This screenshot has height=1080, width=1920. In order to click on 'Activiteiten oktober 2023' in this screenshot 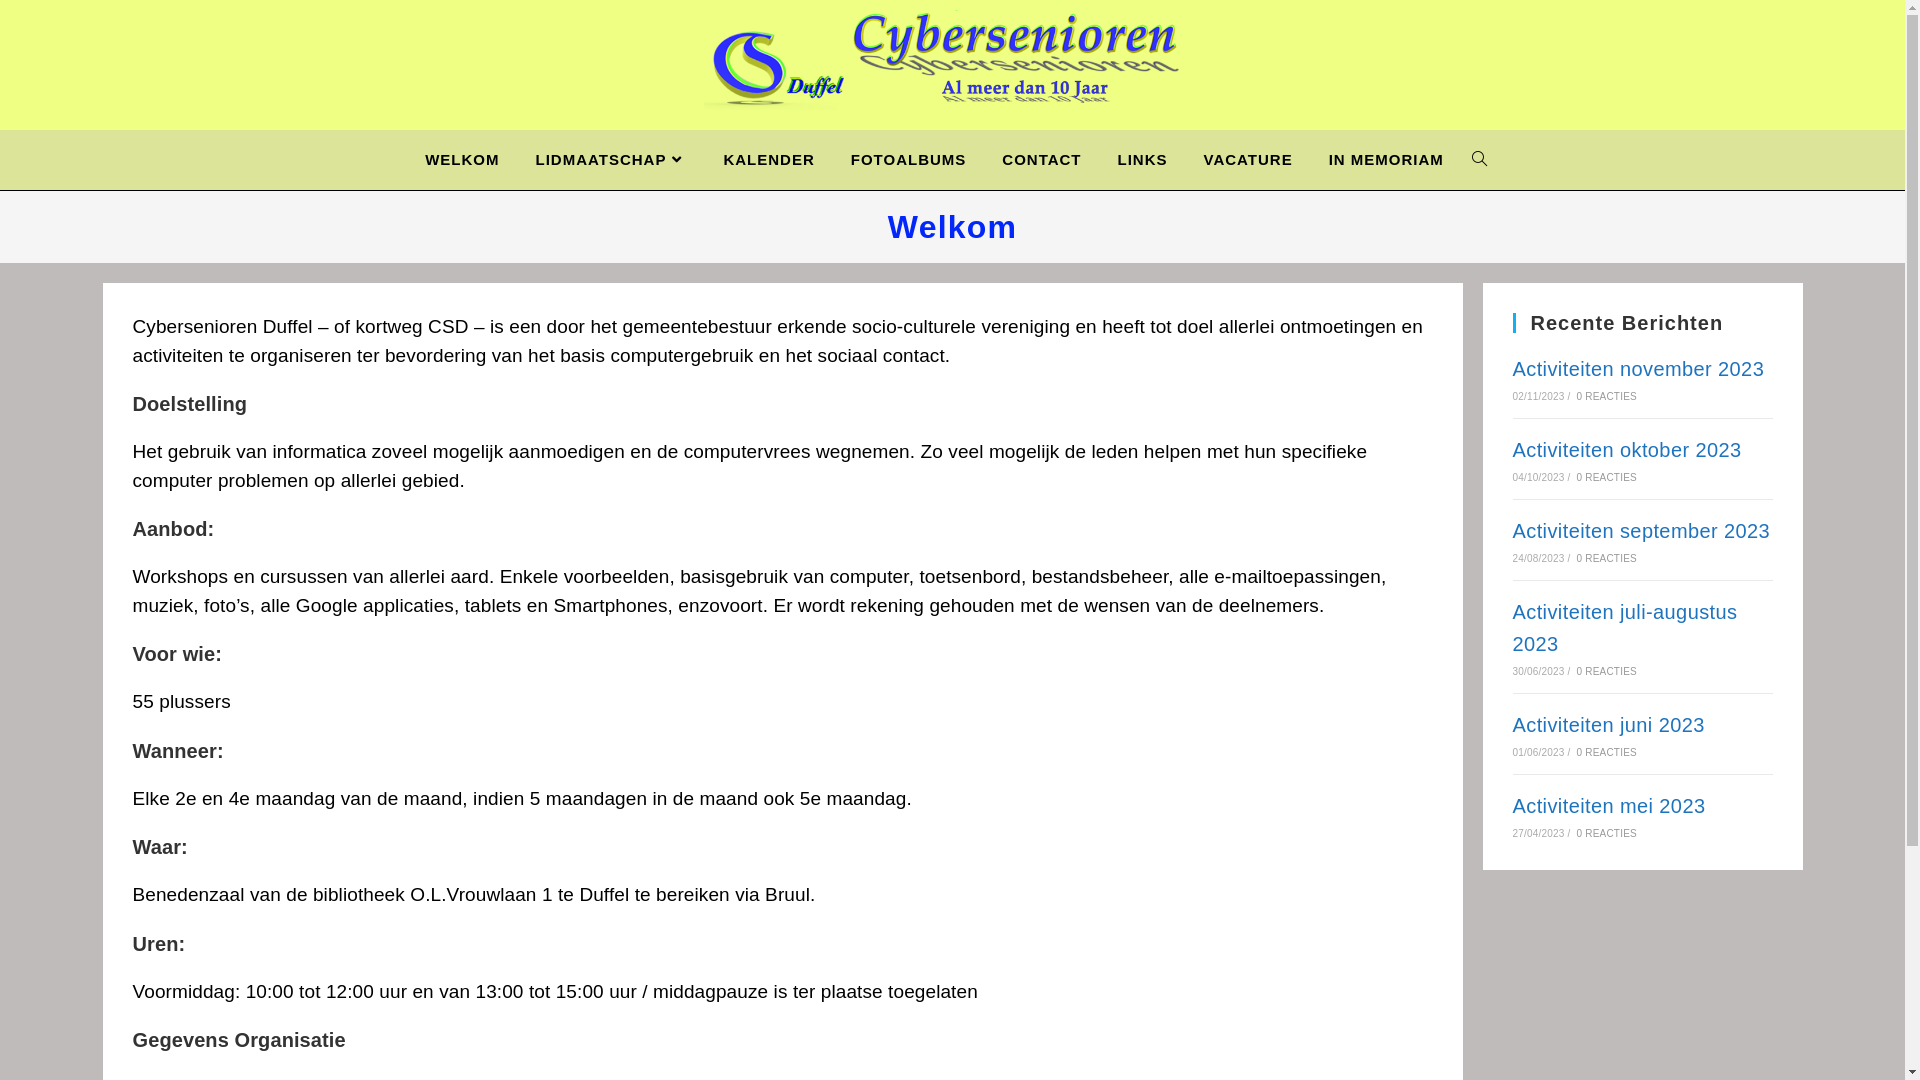, I will do `click(1626, 450)`.